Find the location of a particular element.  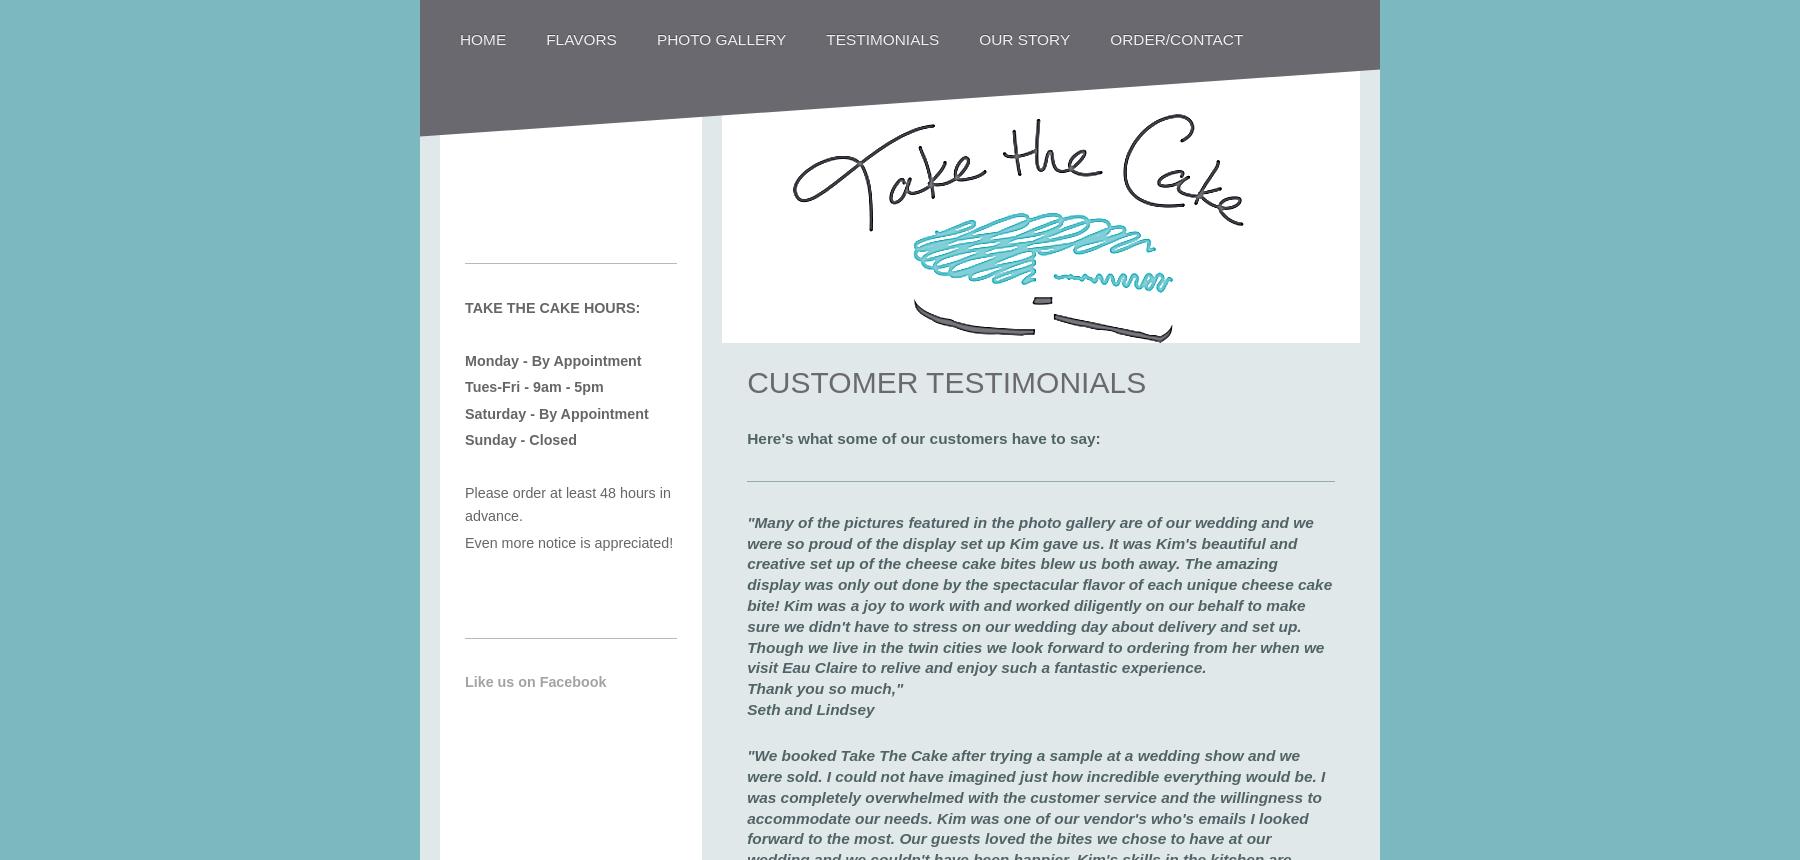

'Testimonials' is located at coordinates (882, 38).